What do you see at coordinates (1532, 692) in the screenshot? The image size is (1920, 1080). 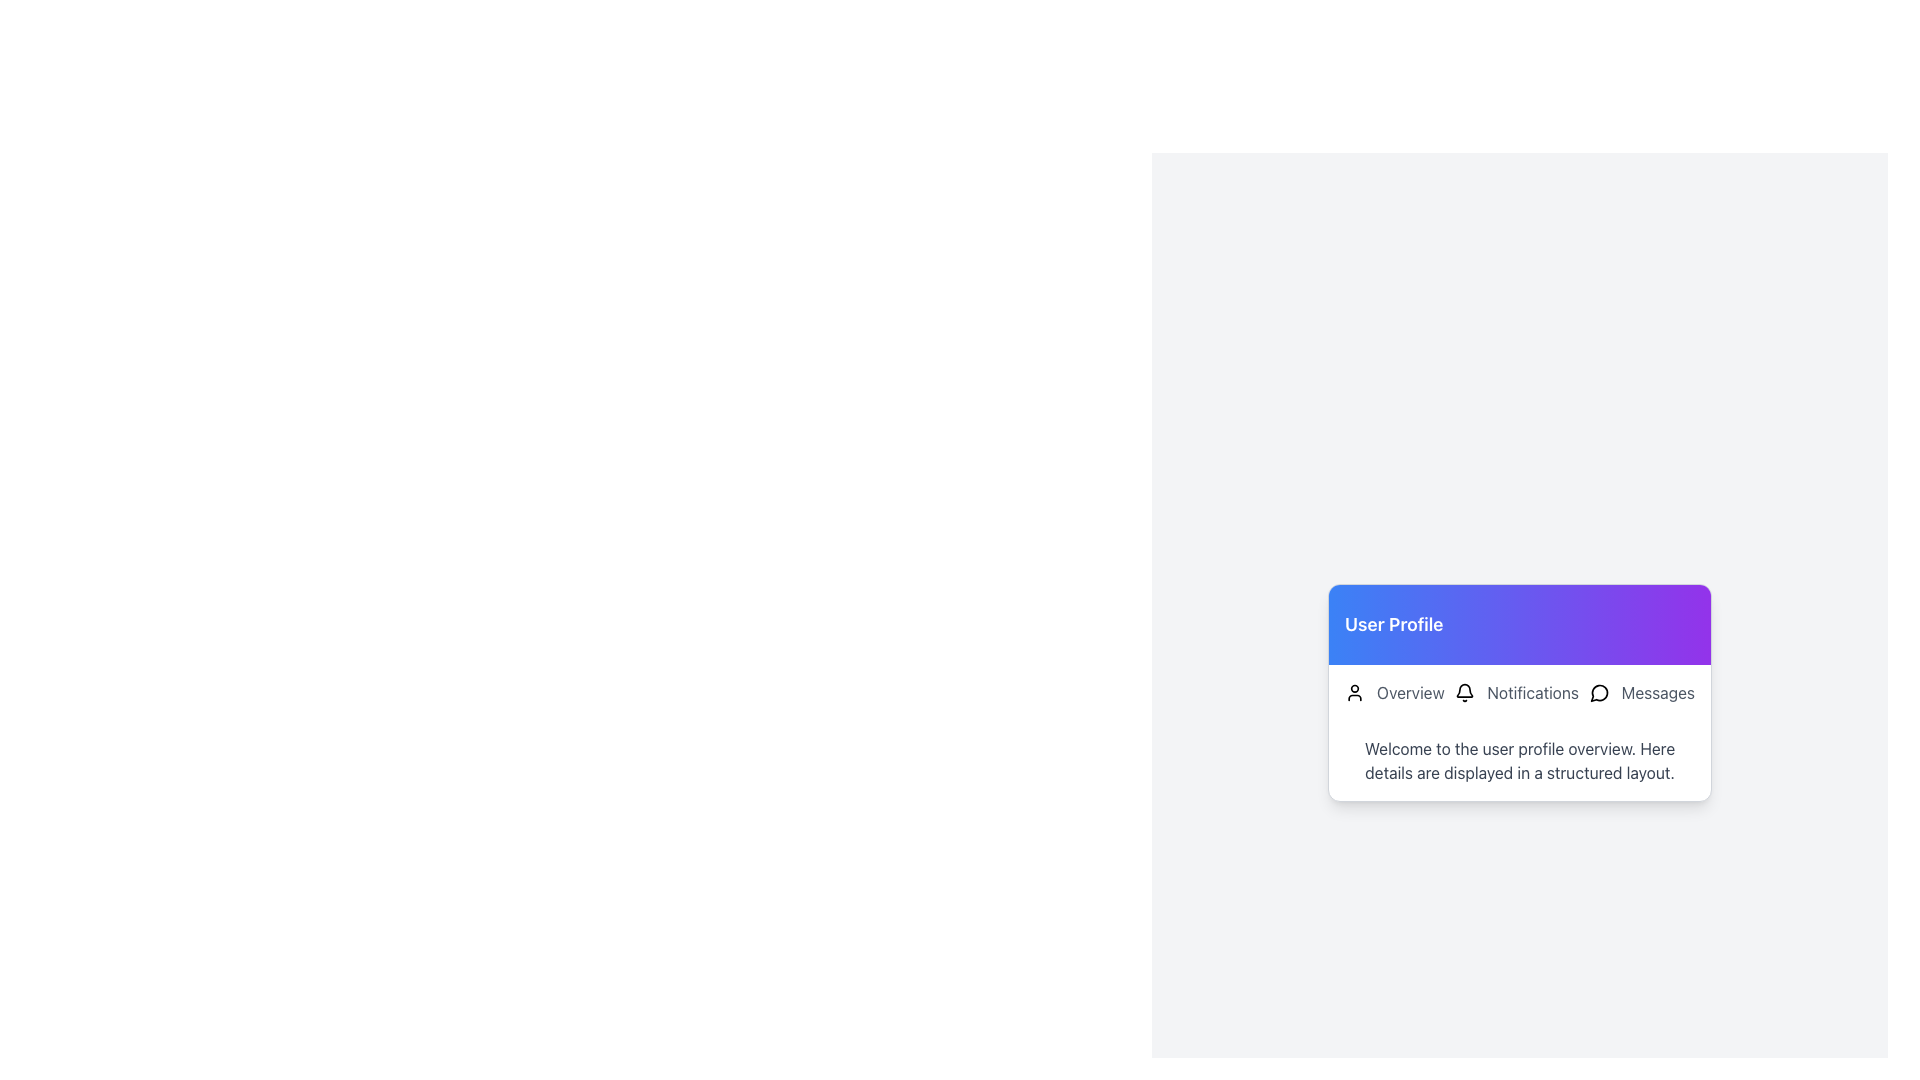 I see `the 'Notifications' text label` at bounding box center [1532, 692].